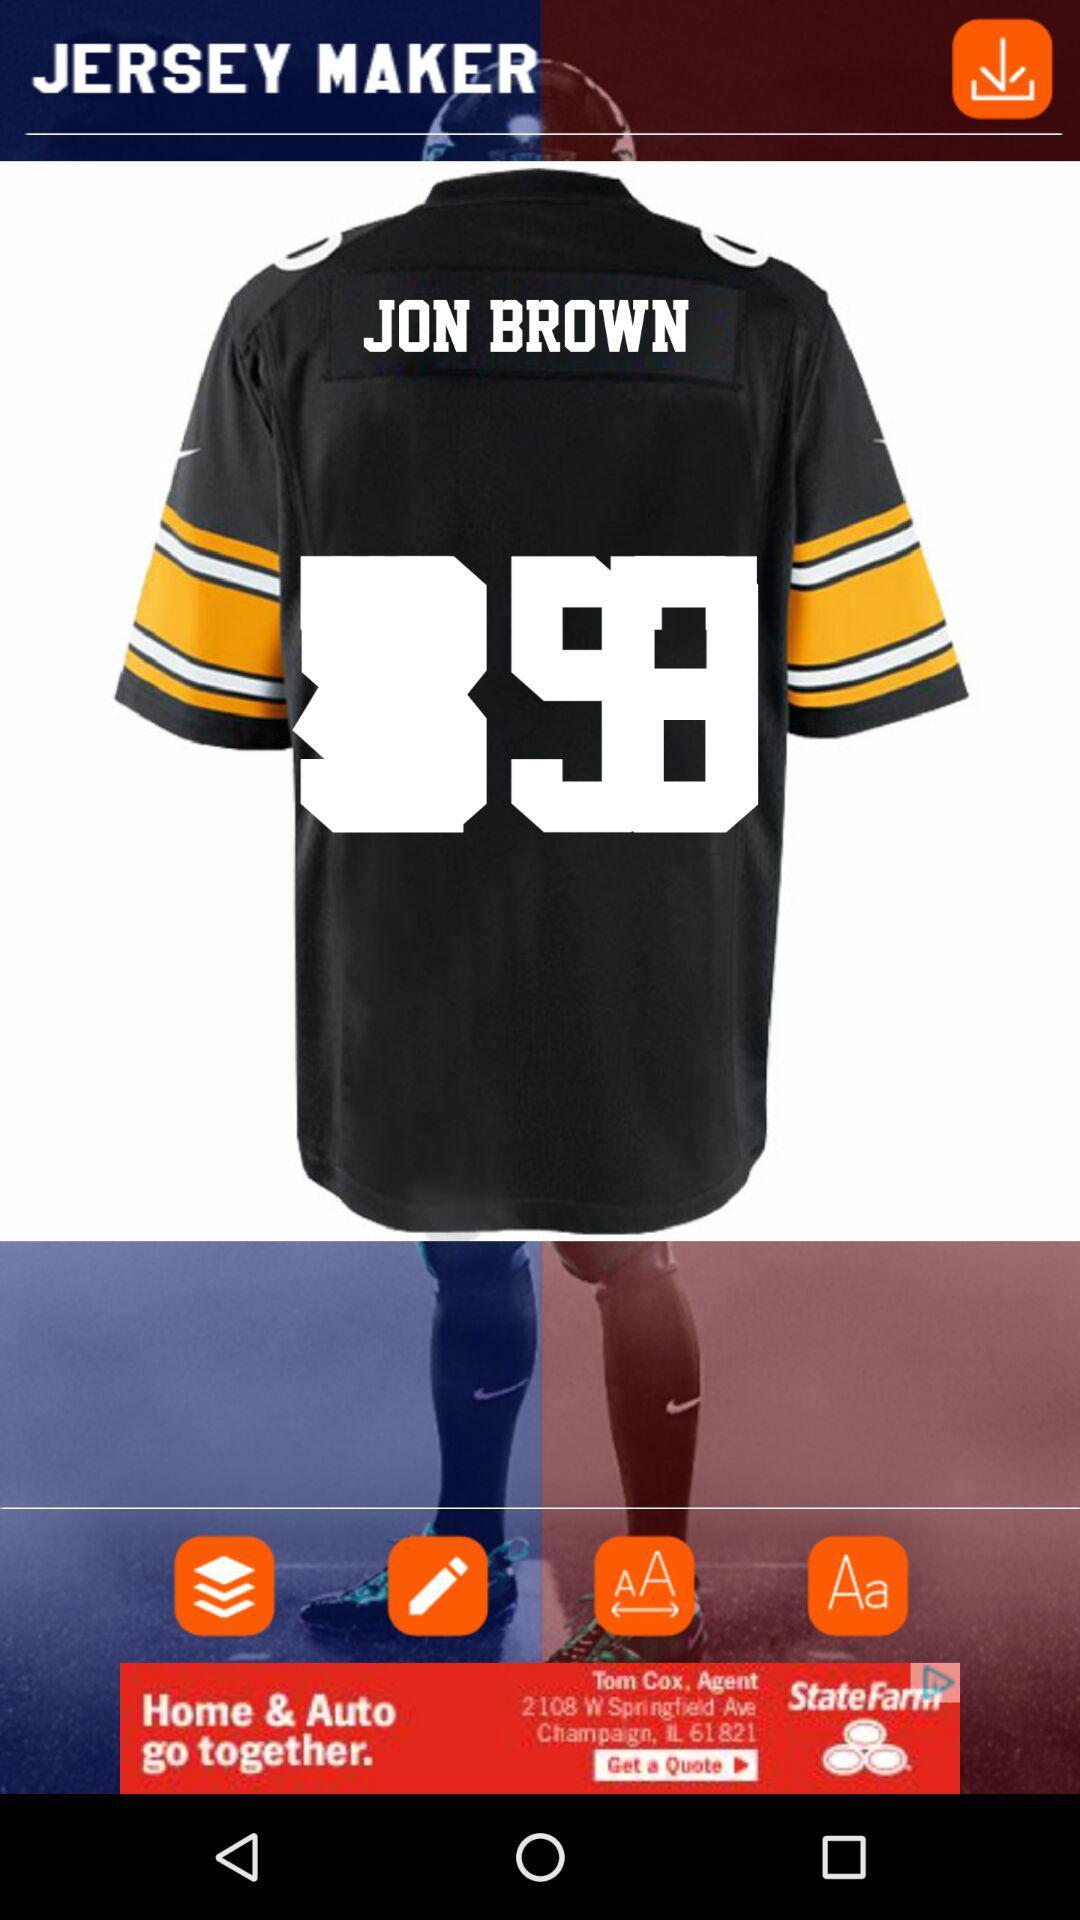 This screenshot has height=1920, width=1080. What do you see at coordinates (644, 1584) in the screenshot?
I see `space` at bounding box center [644, 1584].